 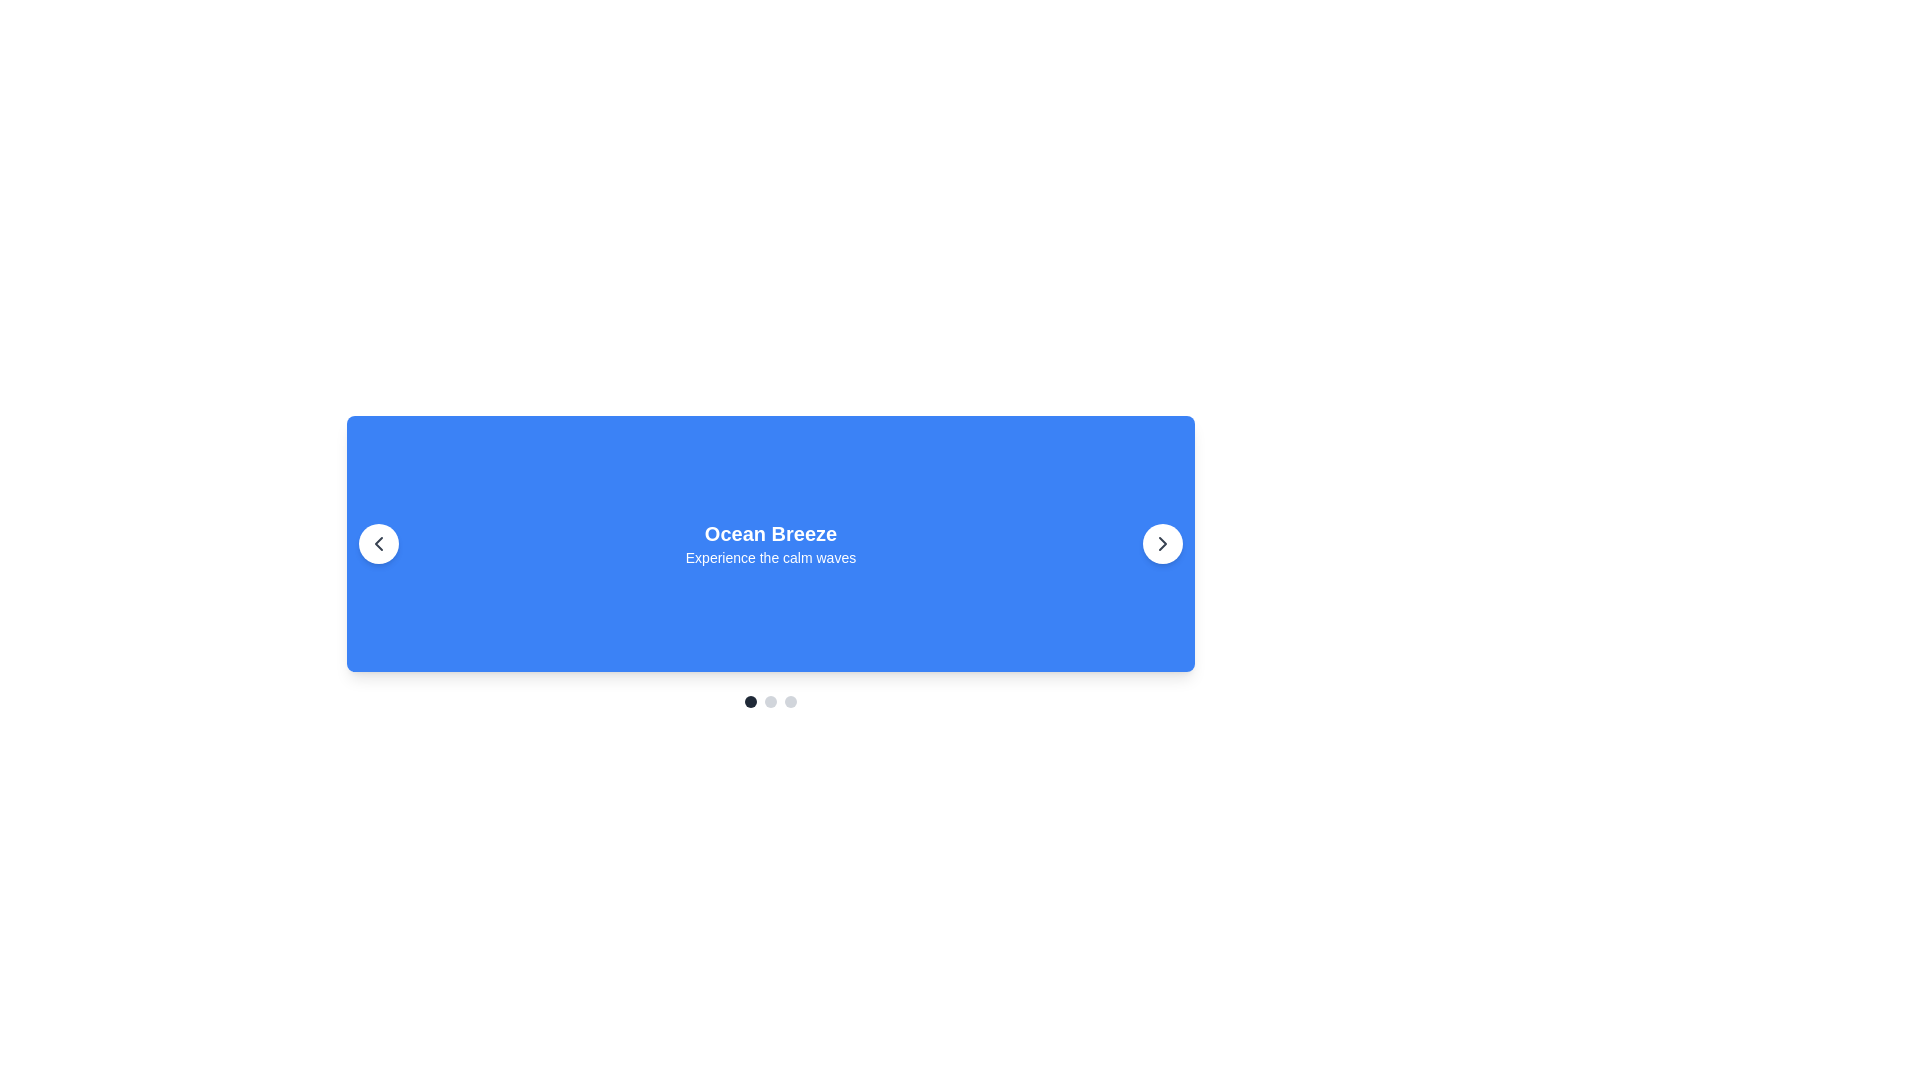 What do you see at coordinates (770, 532) in the screenshot?
I see `text label titled 'Ocean Breeze', which is styled with a blue background and positioned above the sibling text 'Experience the calm waves'` at bounding box center [770, 532].